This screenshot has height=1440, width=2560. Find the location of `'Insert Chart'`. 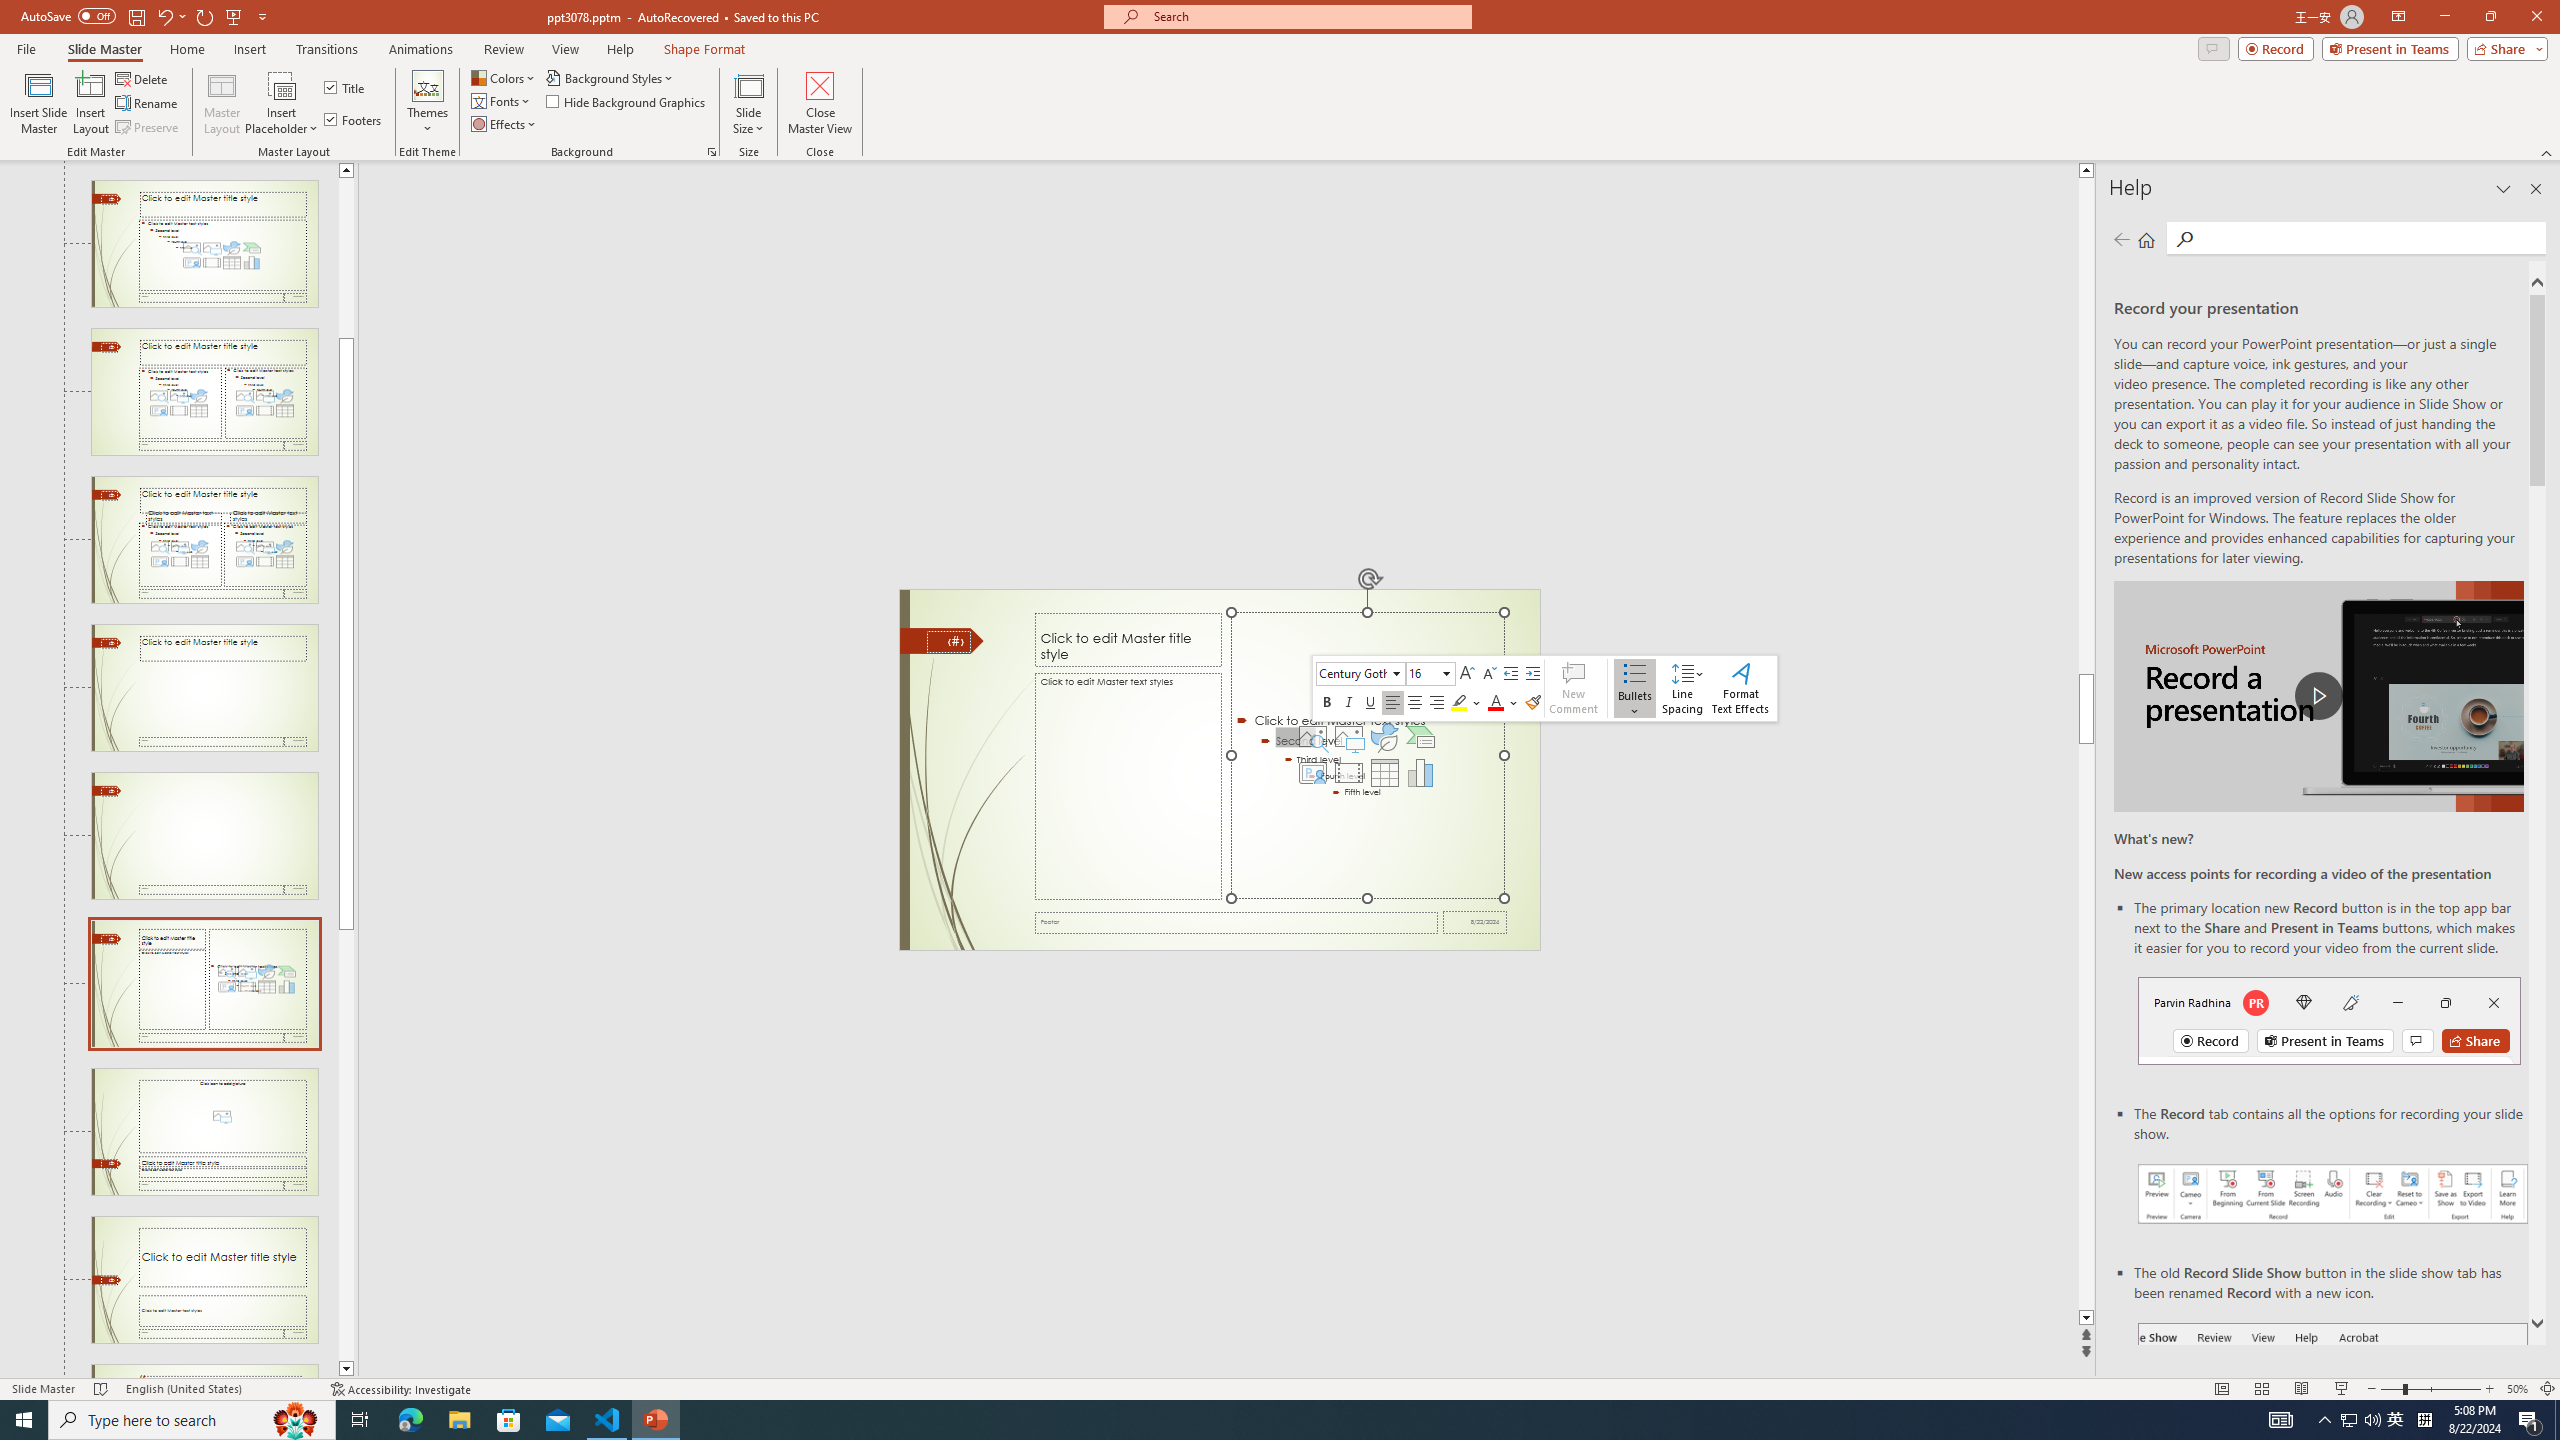

'Insert Chart' is located at coordinates (1419, 773).